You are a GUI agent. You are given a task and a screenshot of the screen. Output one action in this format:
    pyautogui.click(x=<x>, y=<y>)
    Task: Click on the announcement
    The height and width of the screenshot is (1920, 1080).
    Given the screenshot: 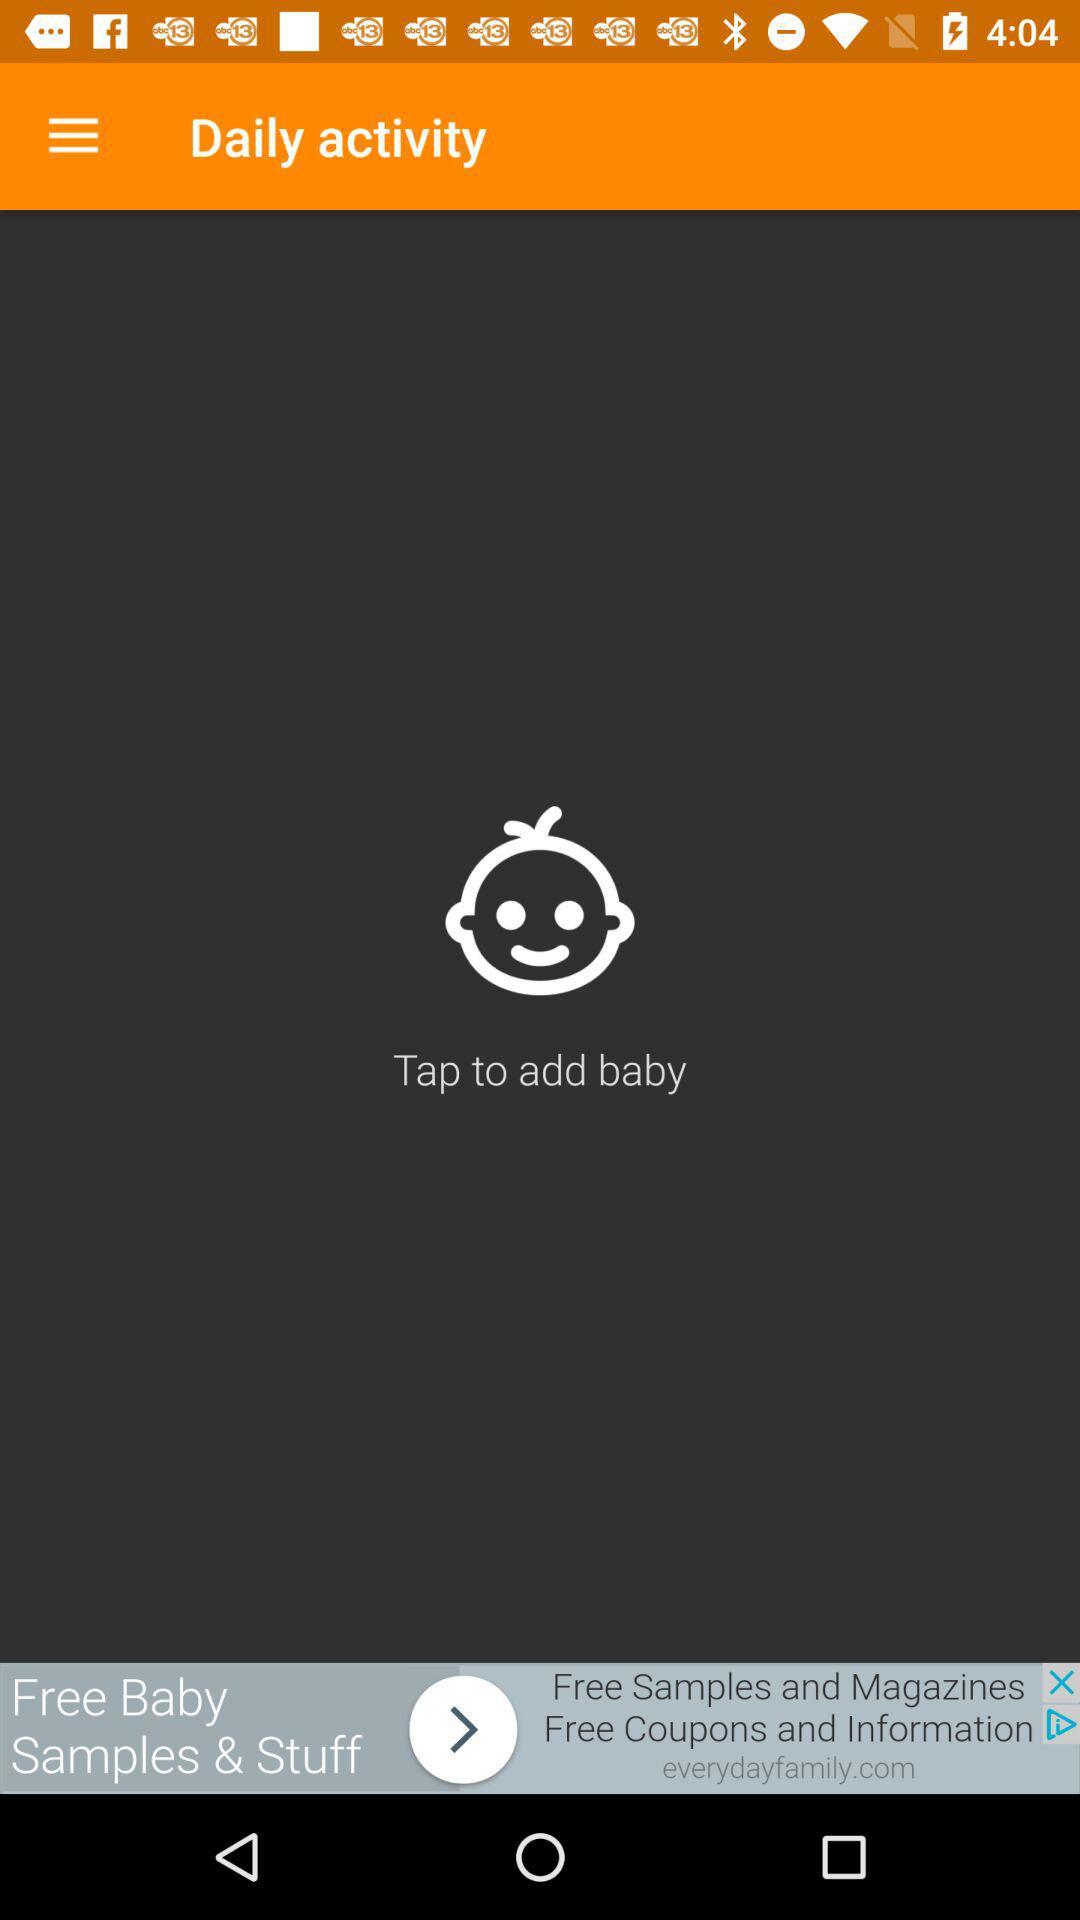 What is the action you would take?
    pyautogui.click(x=540, y=1727)
    